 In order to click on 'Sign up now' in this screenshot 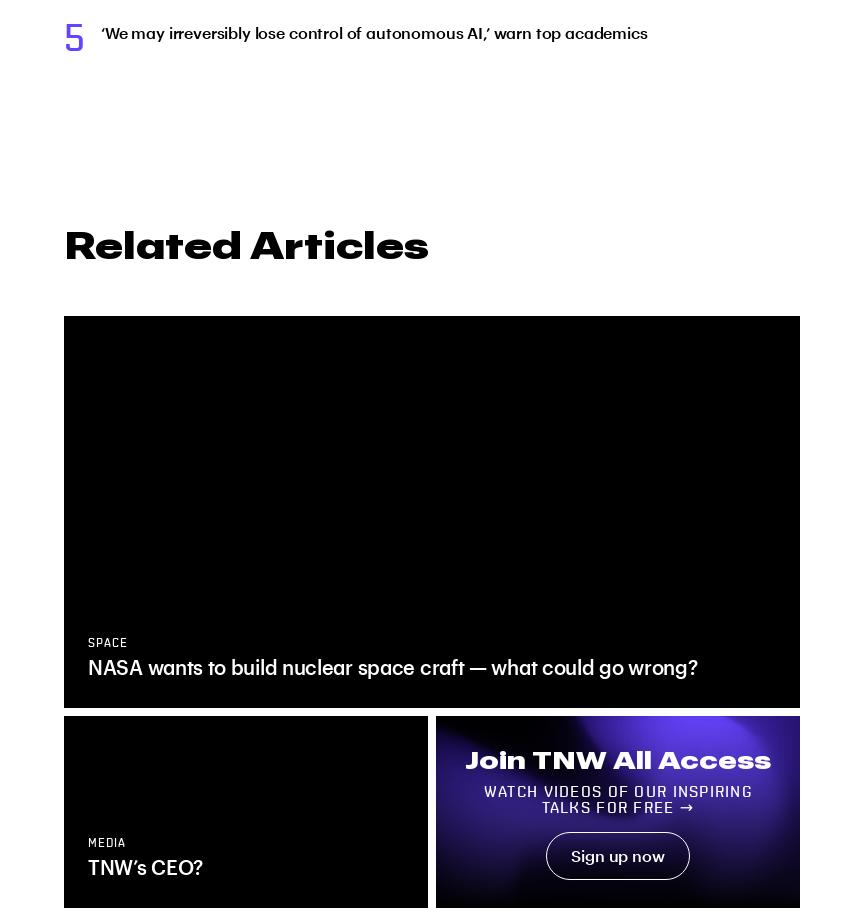, I will do `click(616, 854)`.